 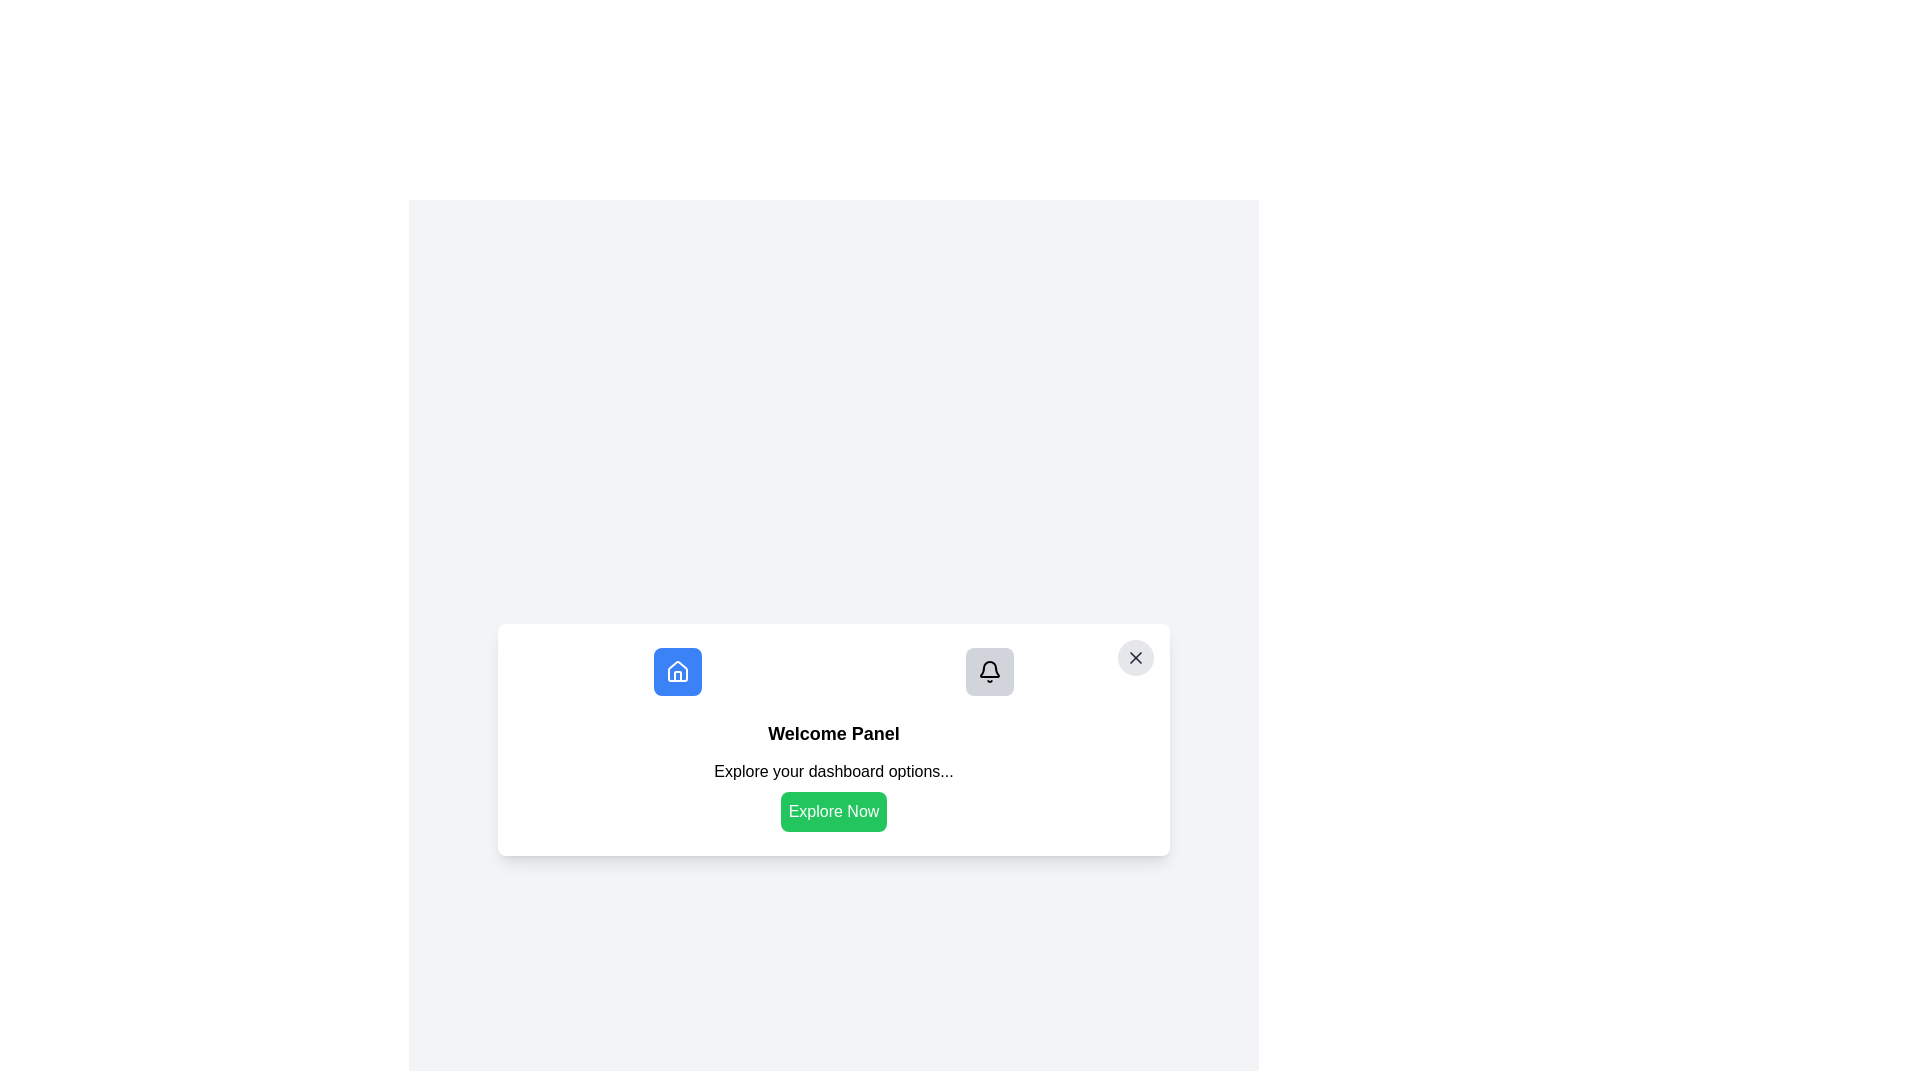 What do you see at coordinates (1136, 658) in the screenshot?
I see `the circular button with a light gray background and an 'X' icon in the center, located at the top-right corner of the 'Welcome Panel'` at bounding box center [1136, 658].